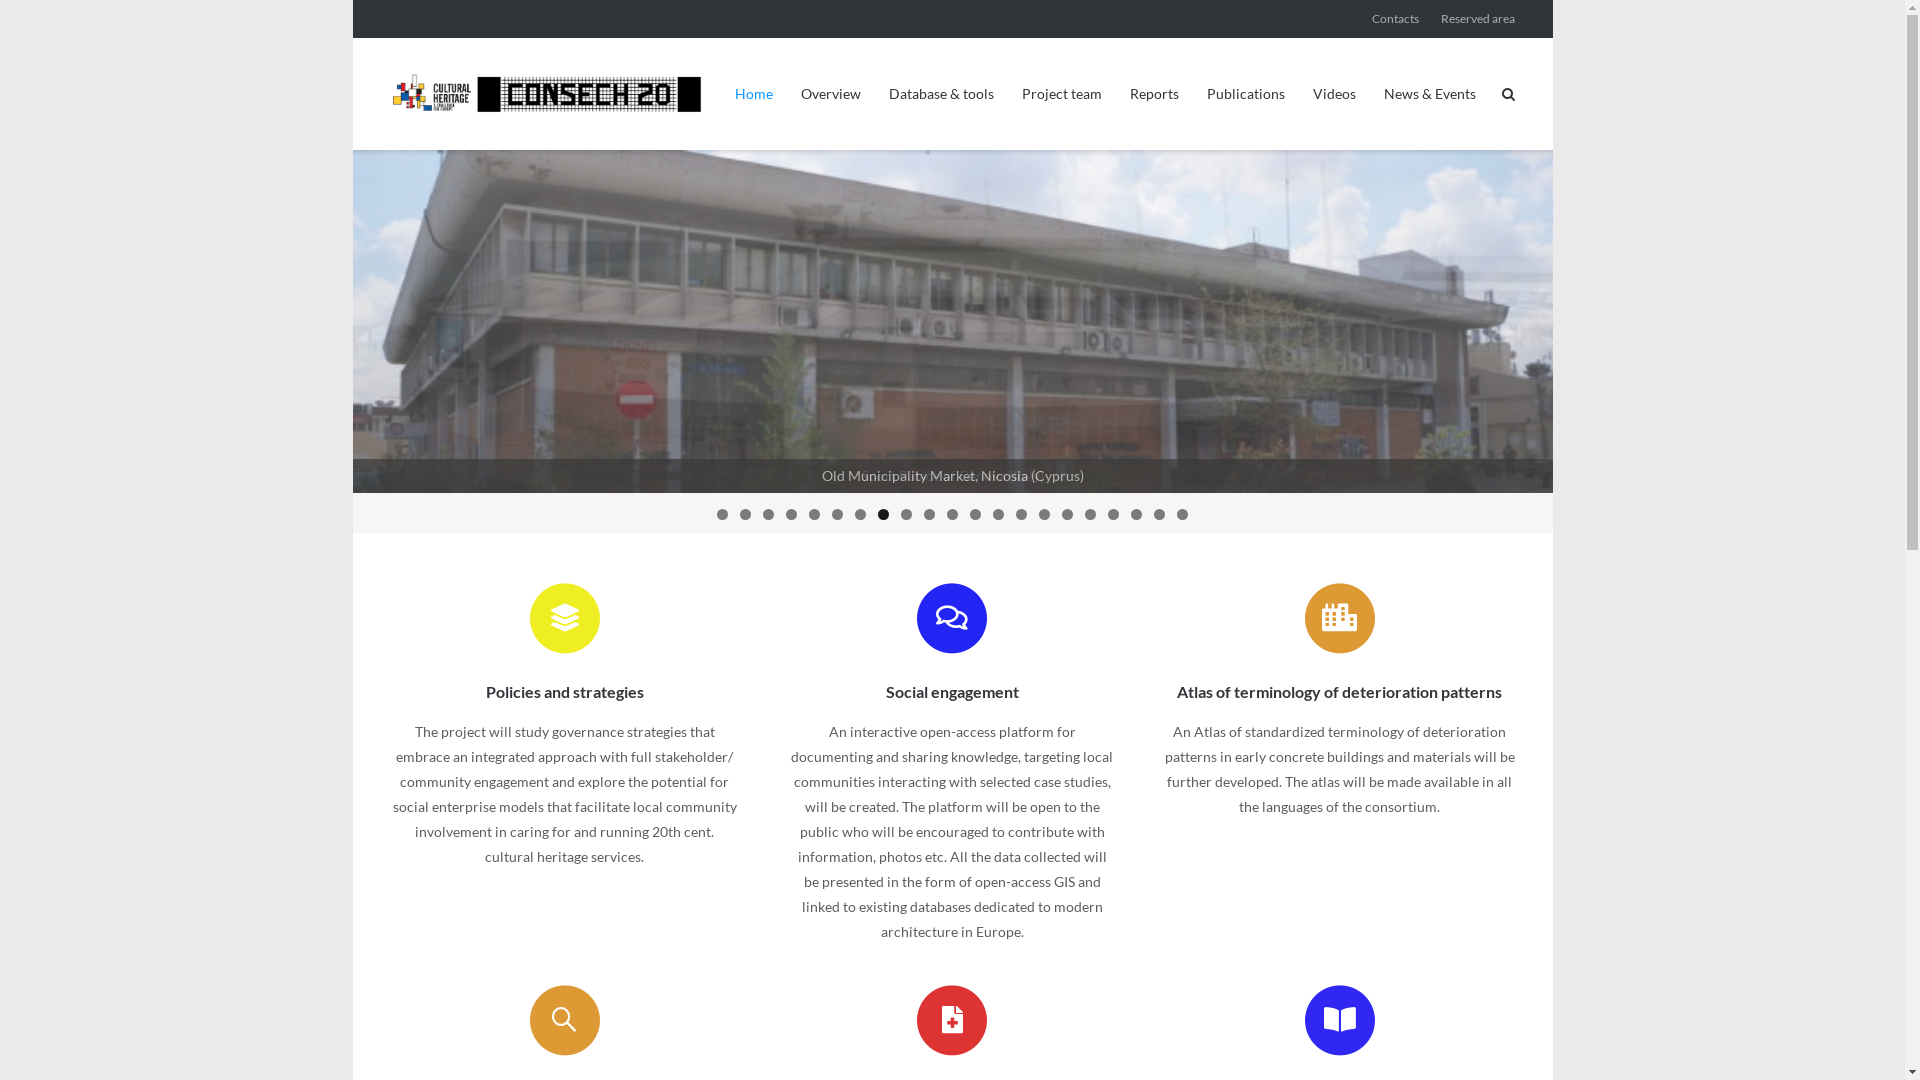  Describe the element at coordinates (969, 513) in the screenshot. I see `'12'` at that location.